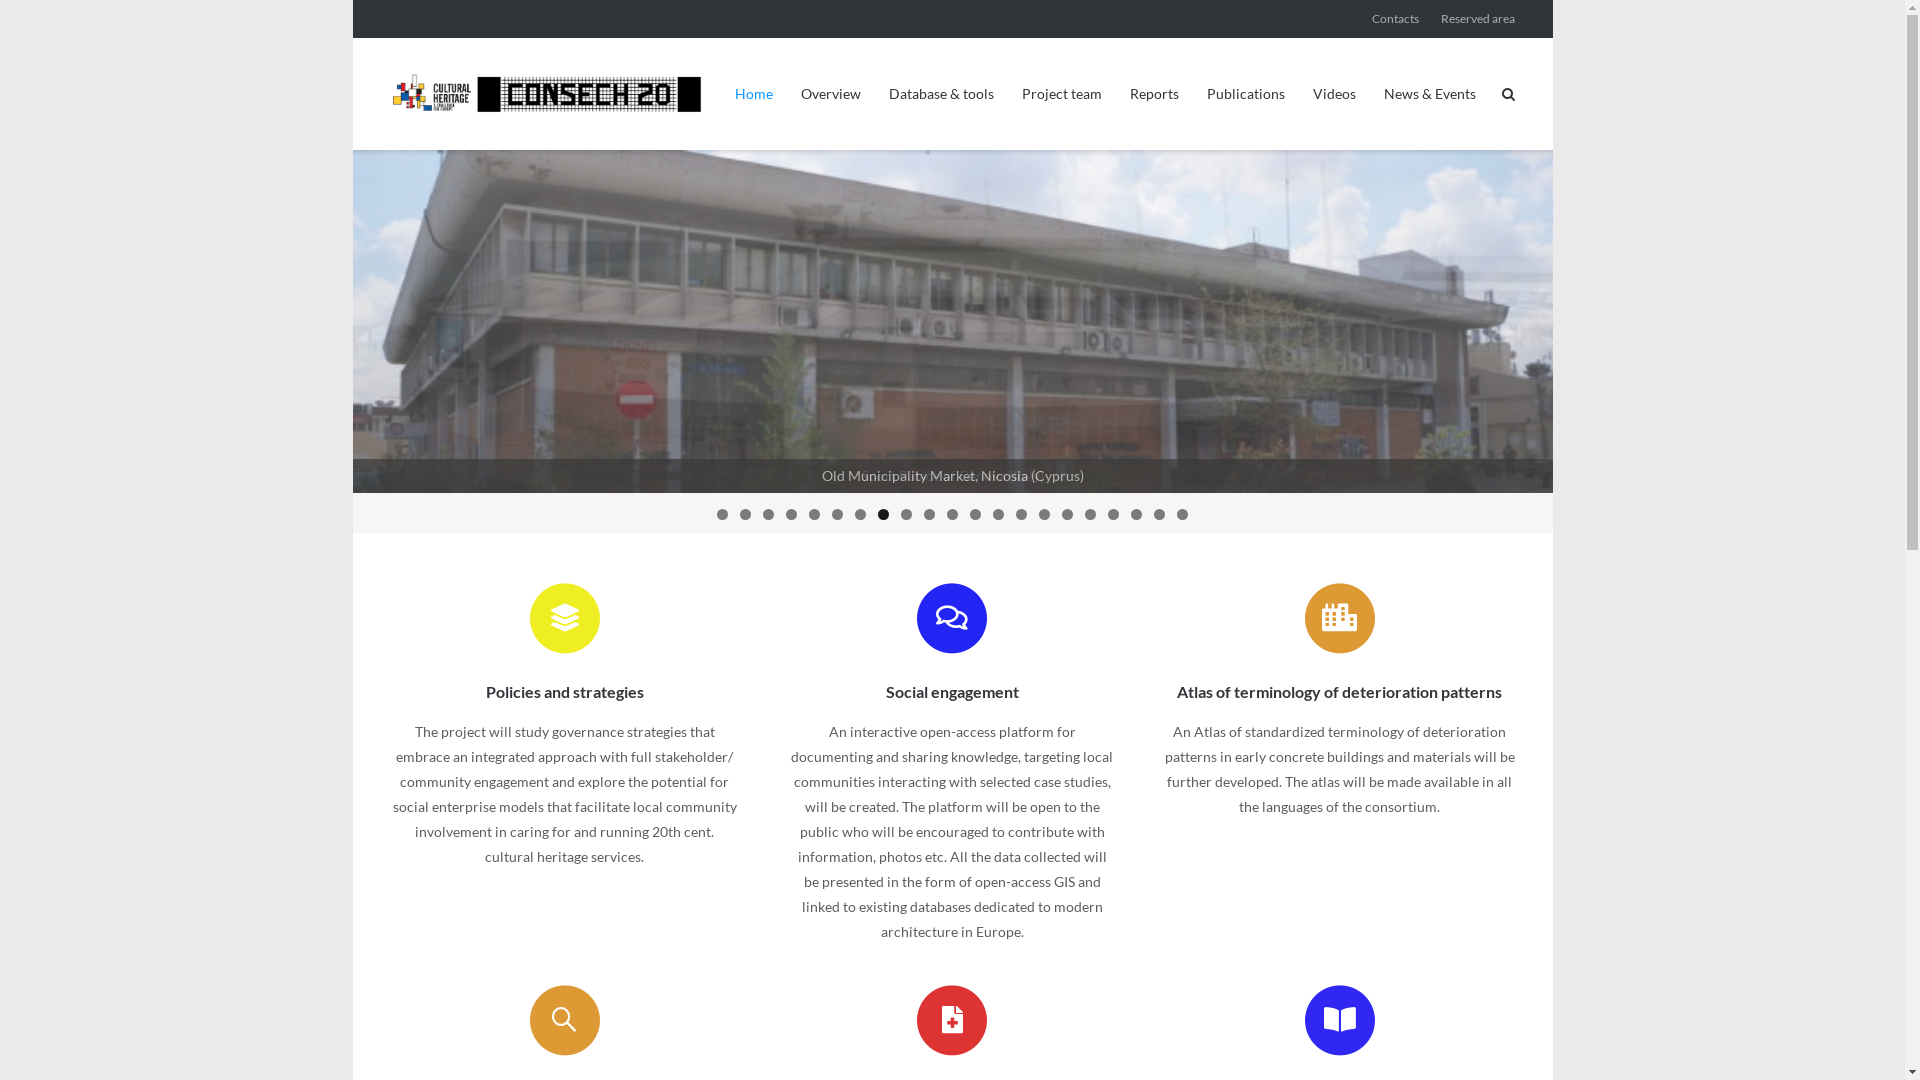  Describe the element at coordinates (969, 513) in the screenshot. I see `'12'` at that location.